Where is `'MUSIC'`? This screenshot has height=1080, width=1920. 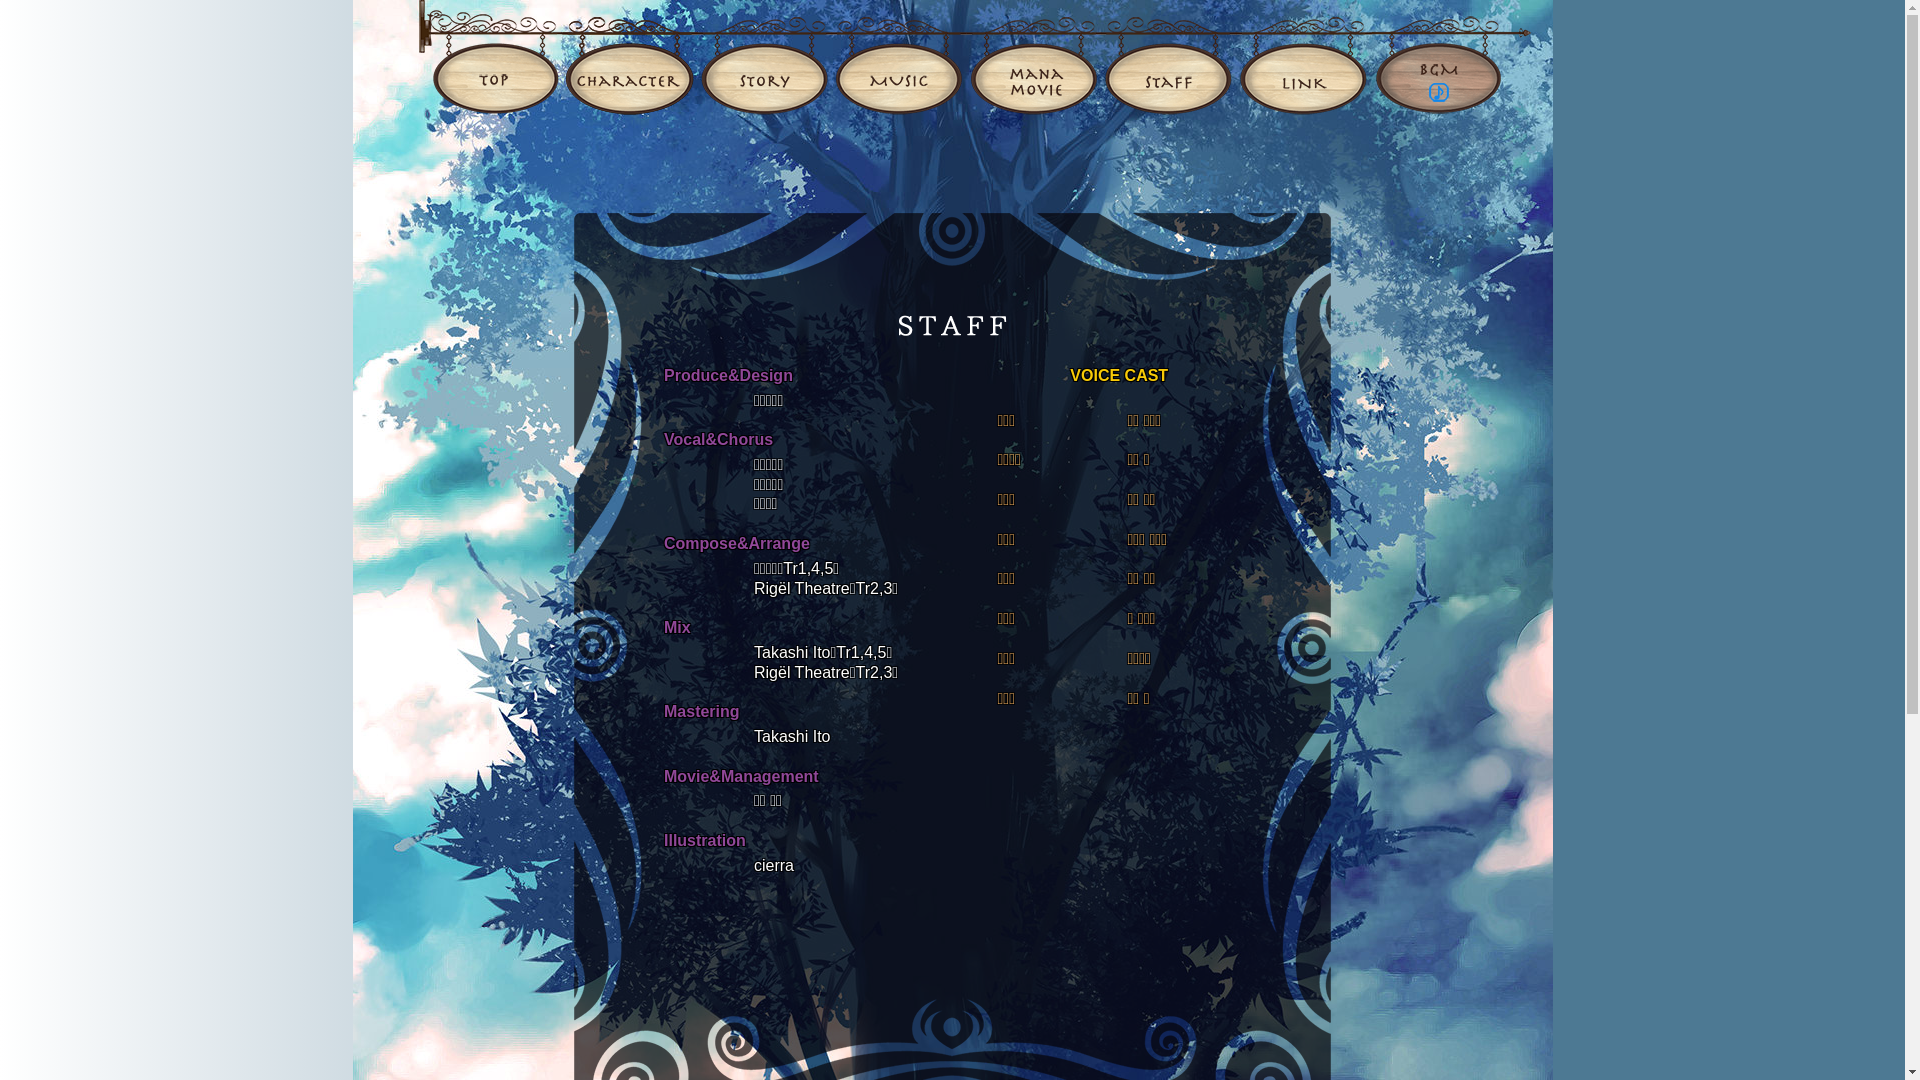
'MUSIC' is located at coordinates (898, 56).